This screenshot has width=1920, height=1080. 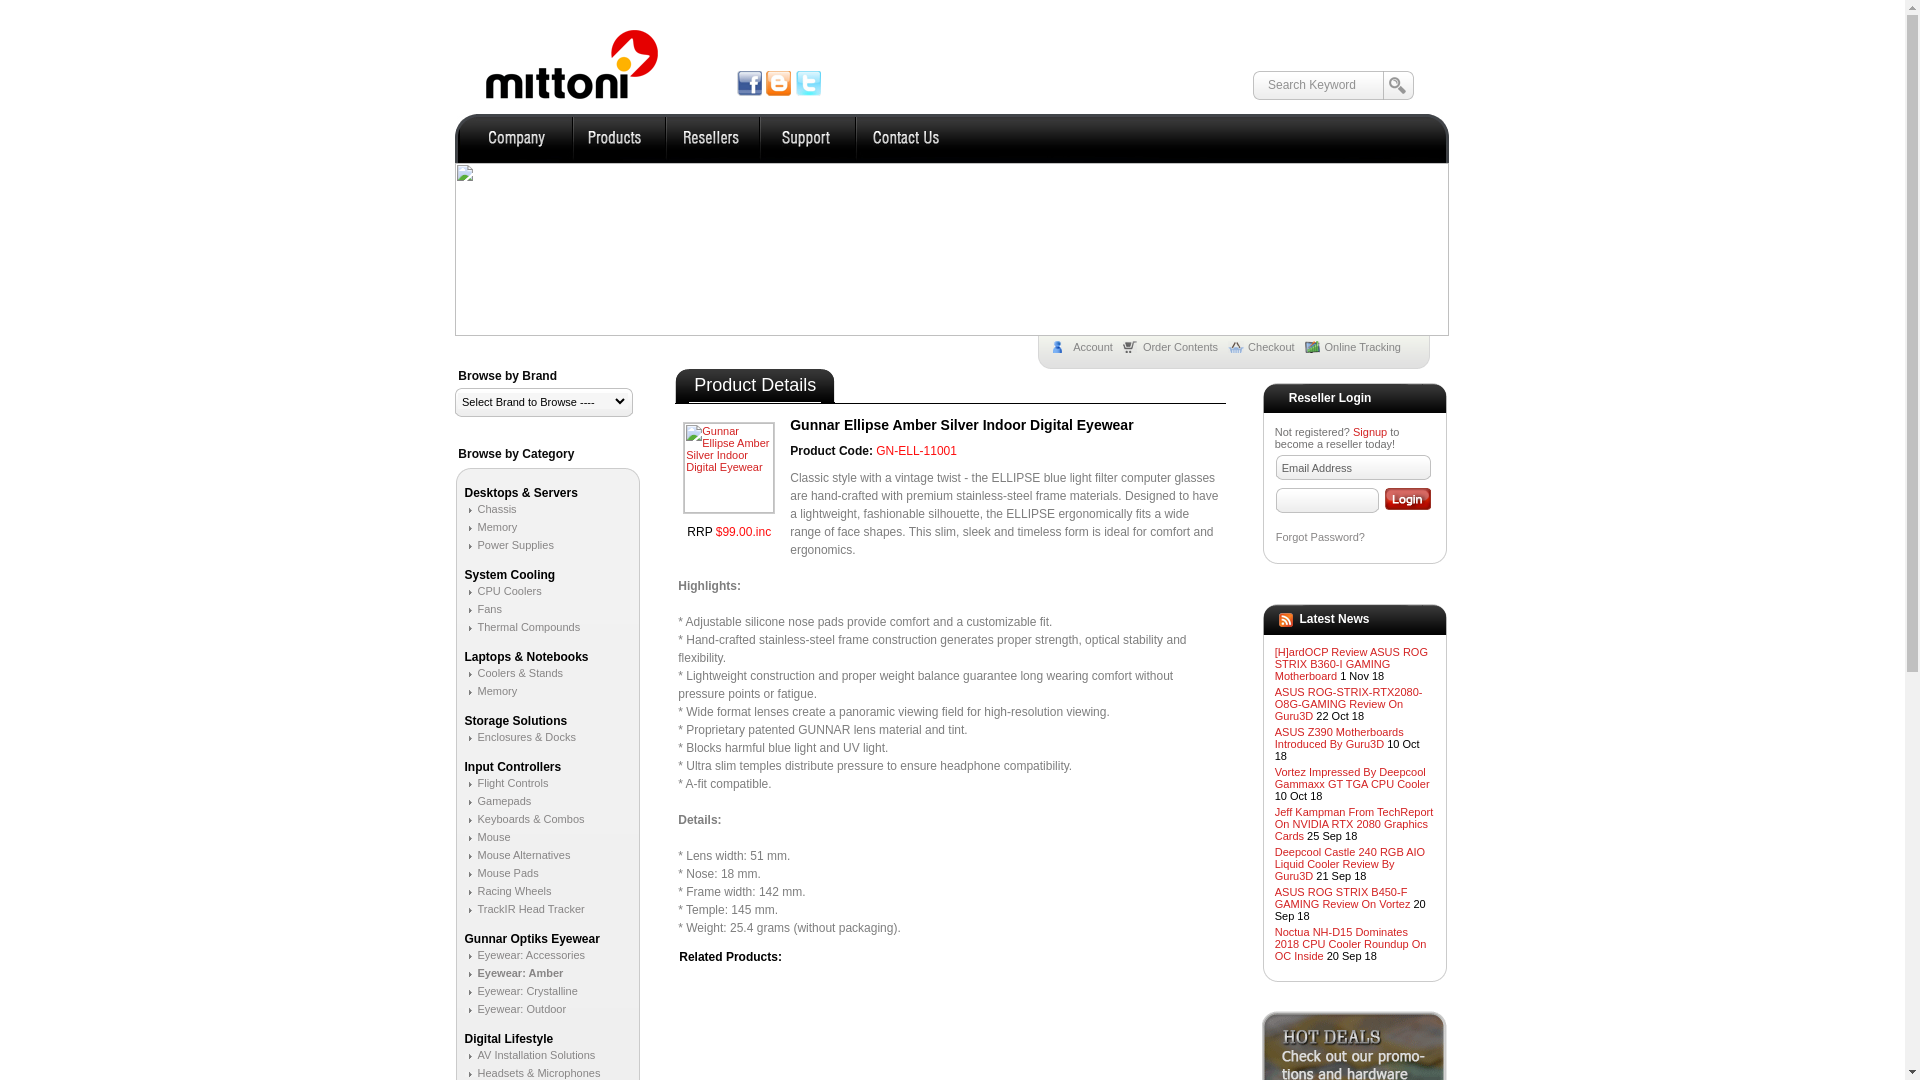 I want to click on 'Signup', so click(x=1368, y=431).